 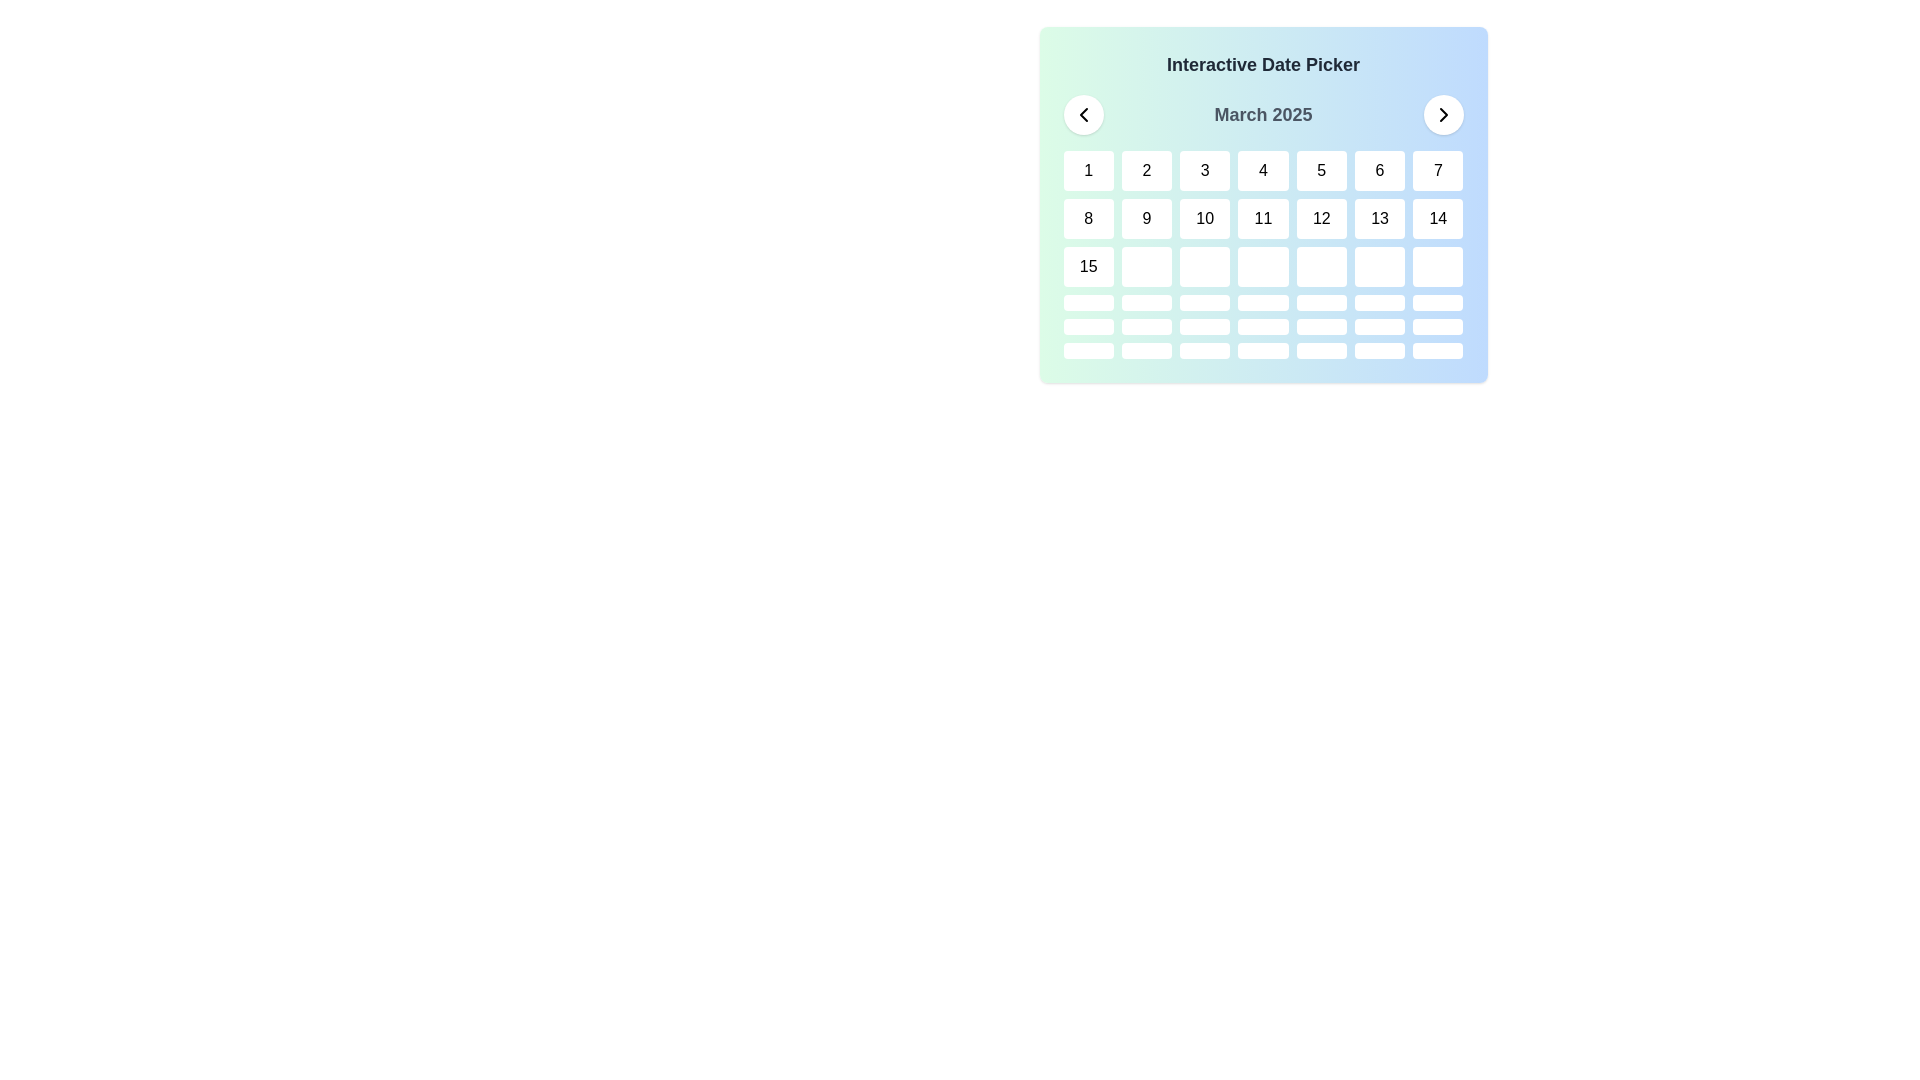 I want to click on the rectangular button with rounded corners and a plain white background located in the bottom-right section of the calendar grid, so click(x=1437, y=265).